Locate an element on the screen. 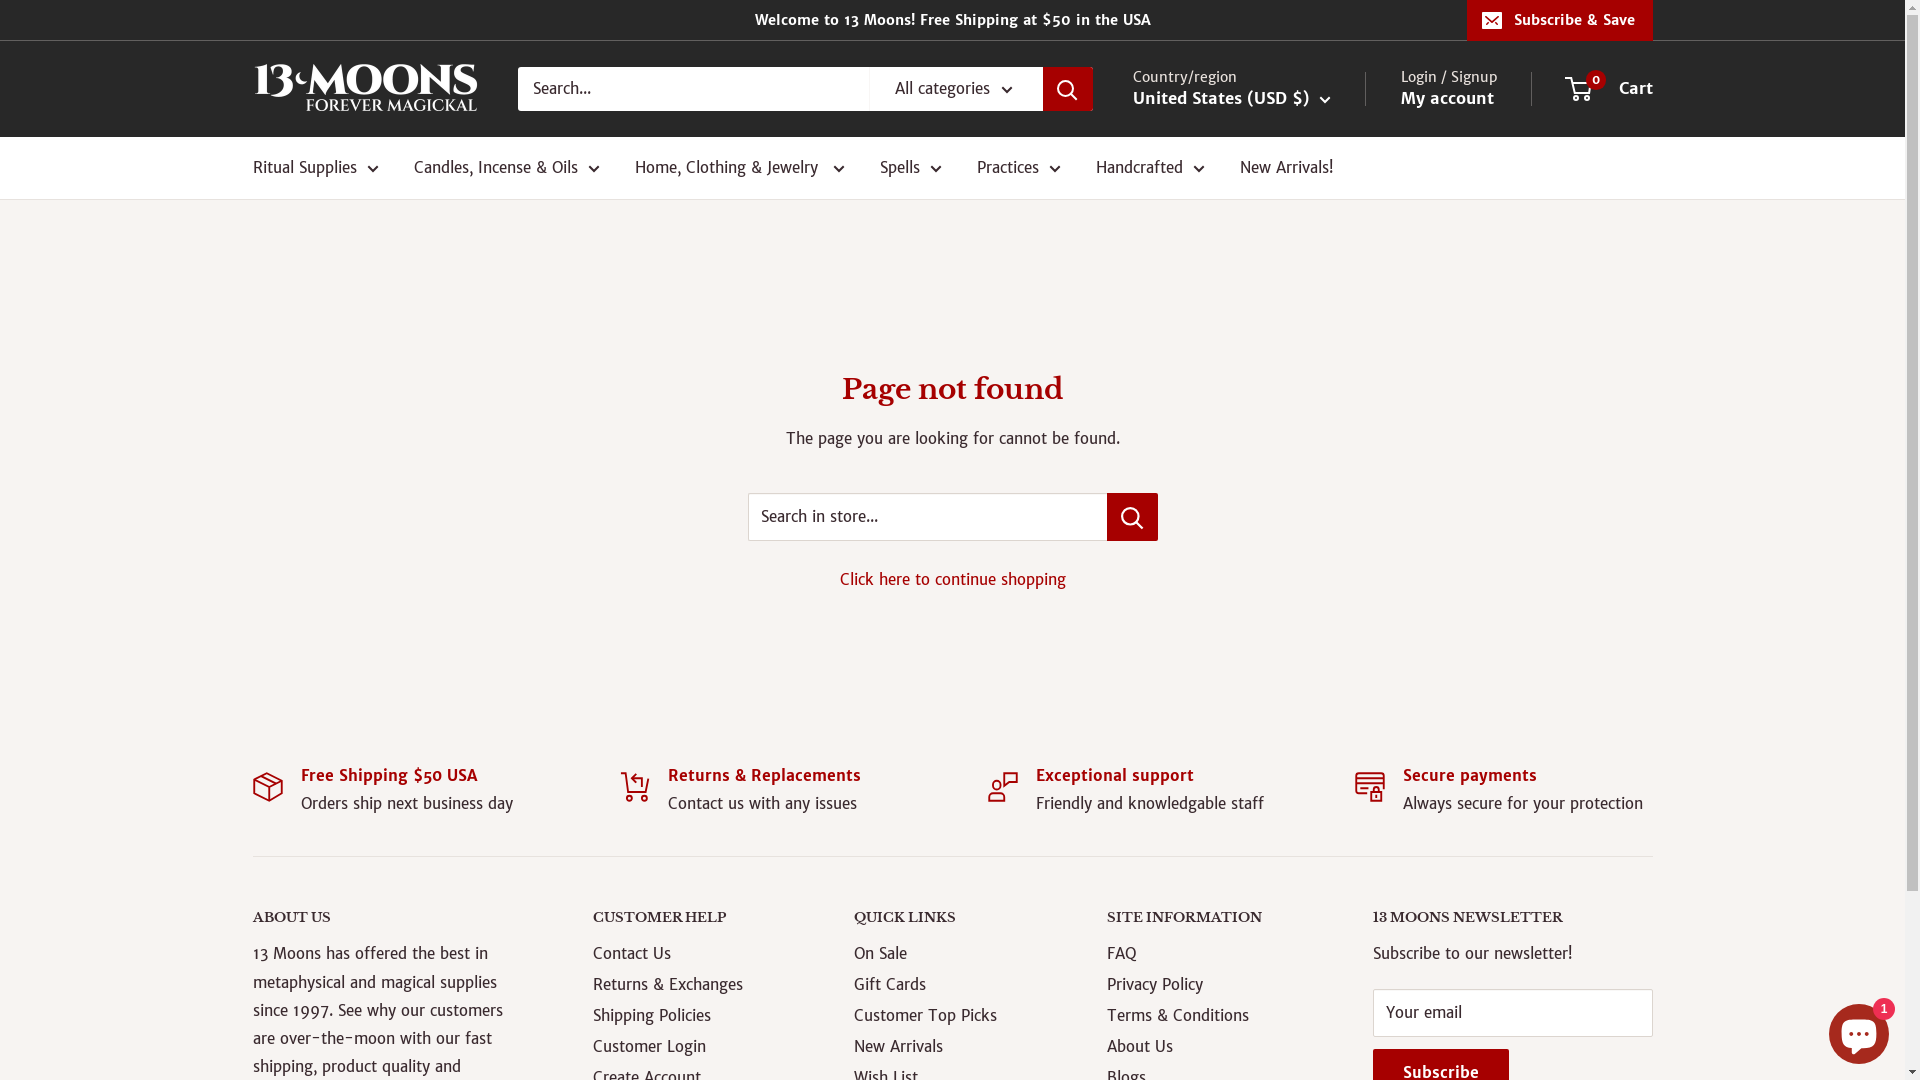  'Candles, Incense & Oils' is located at coordinates (507, 167).